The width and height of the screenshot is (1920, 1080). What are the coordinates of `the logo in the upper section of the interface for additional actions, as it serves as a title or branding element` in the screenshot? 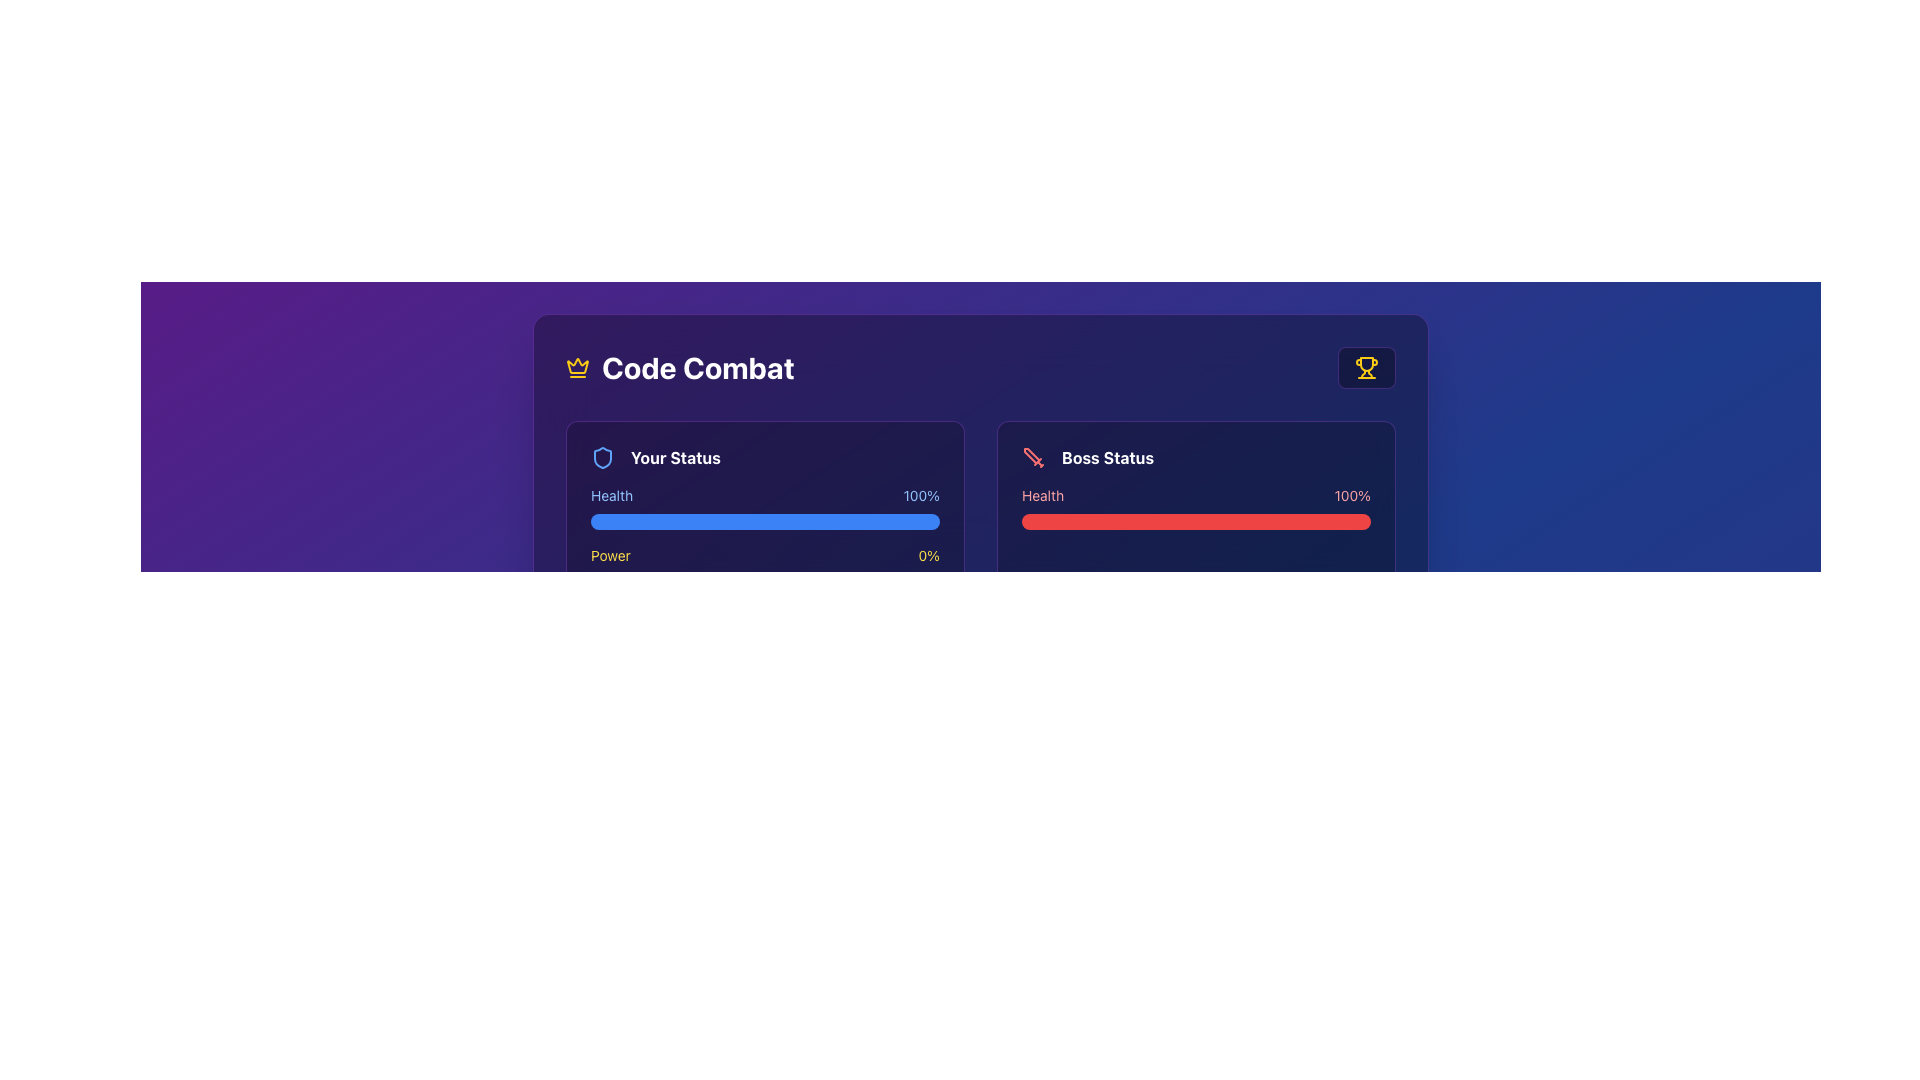 It's located at (680, 367).